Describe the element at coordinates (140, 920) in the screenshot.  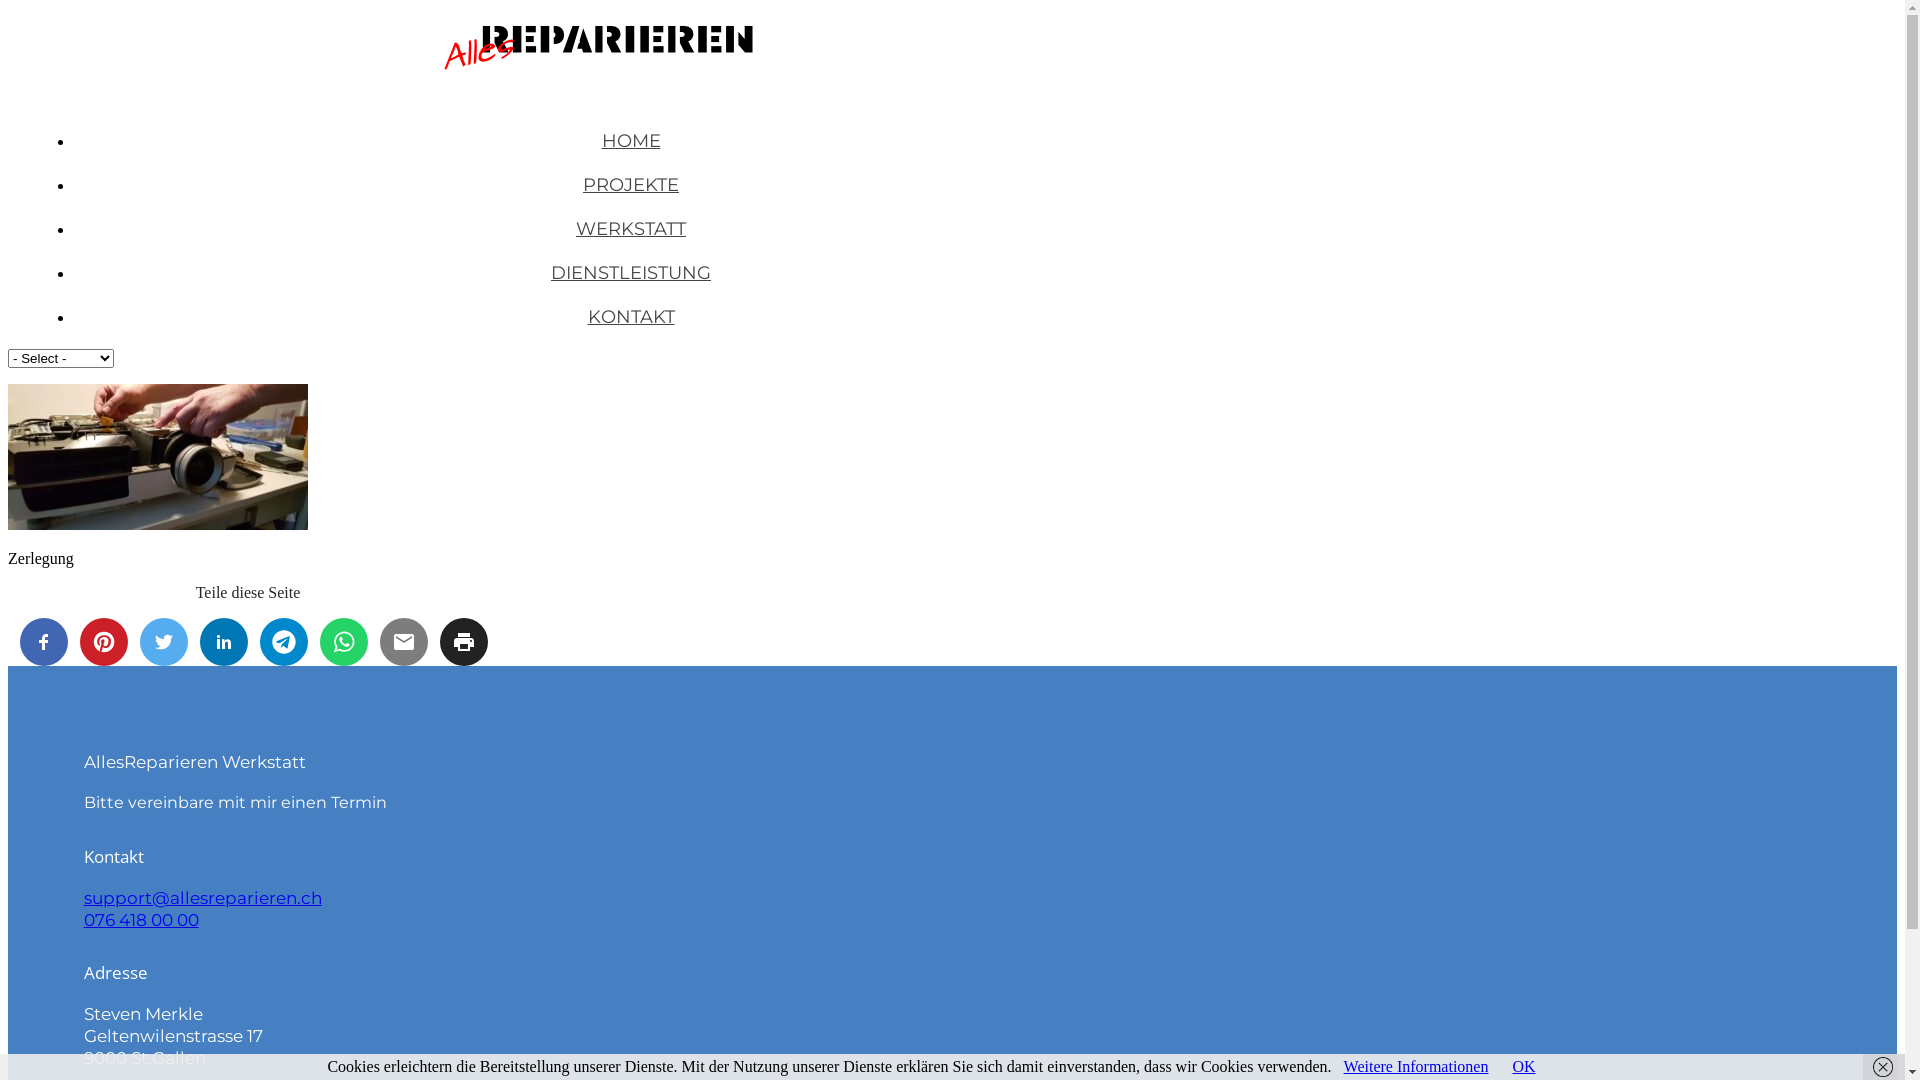
I see `'076 418 00 00'` at that location.